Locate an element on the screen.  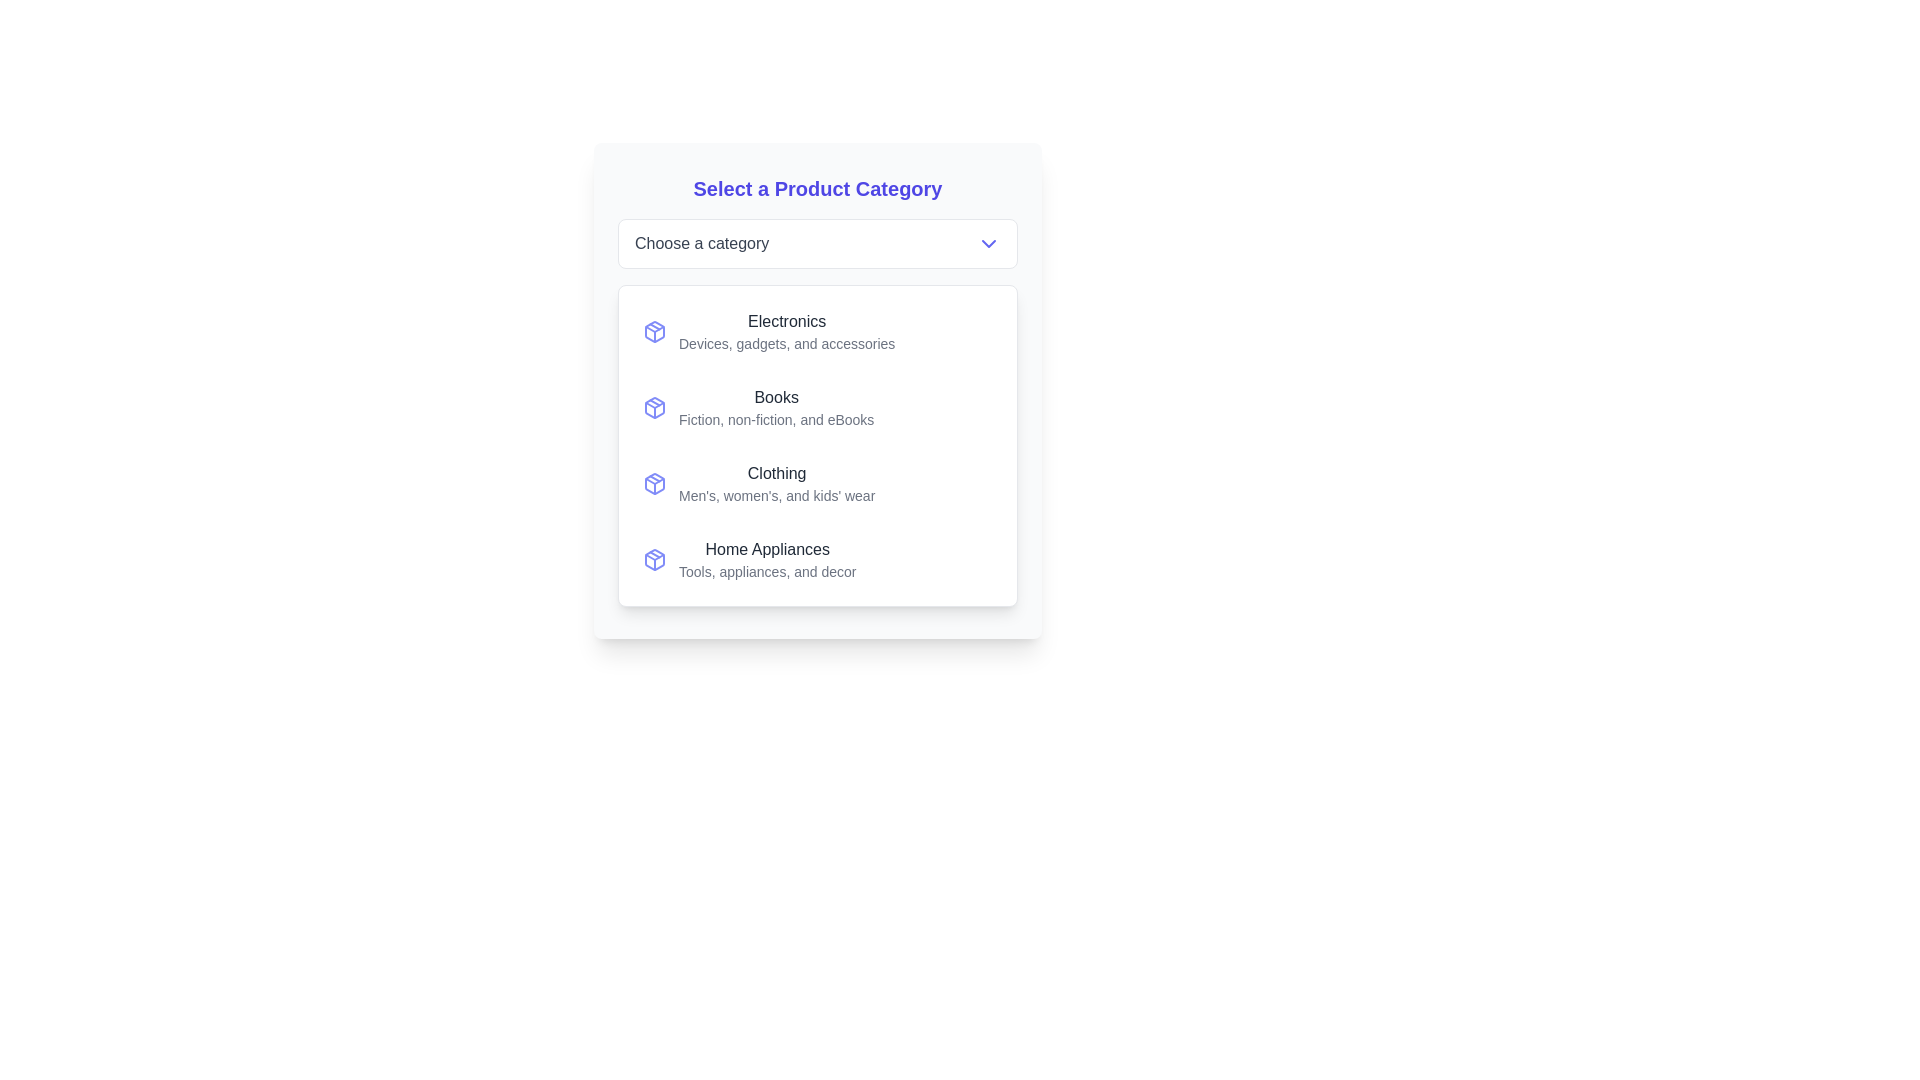
the first category list entry for 'Electronics' is located at coordinates (768, 330).